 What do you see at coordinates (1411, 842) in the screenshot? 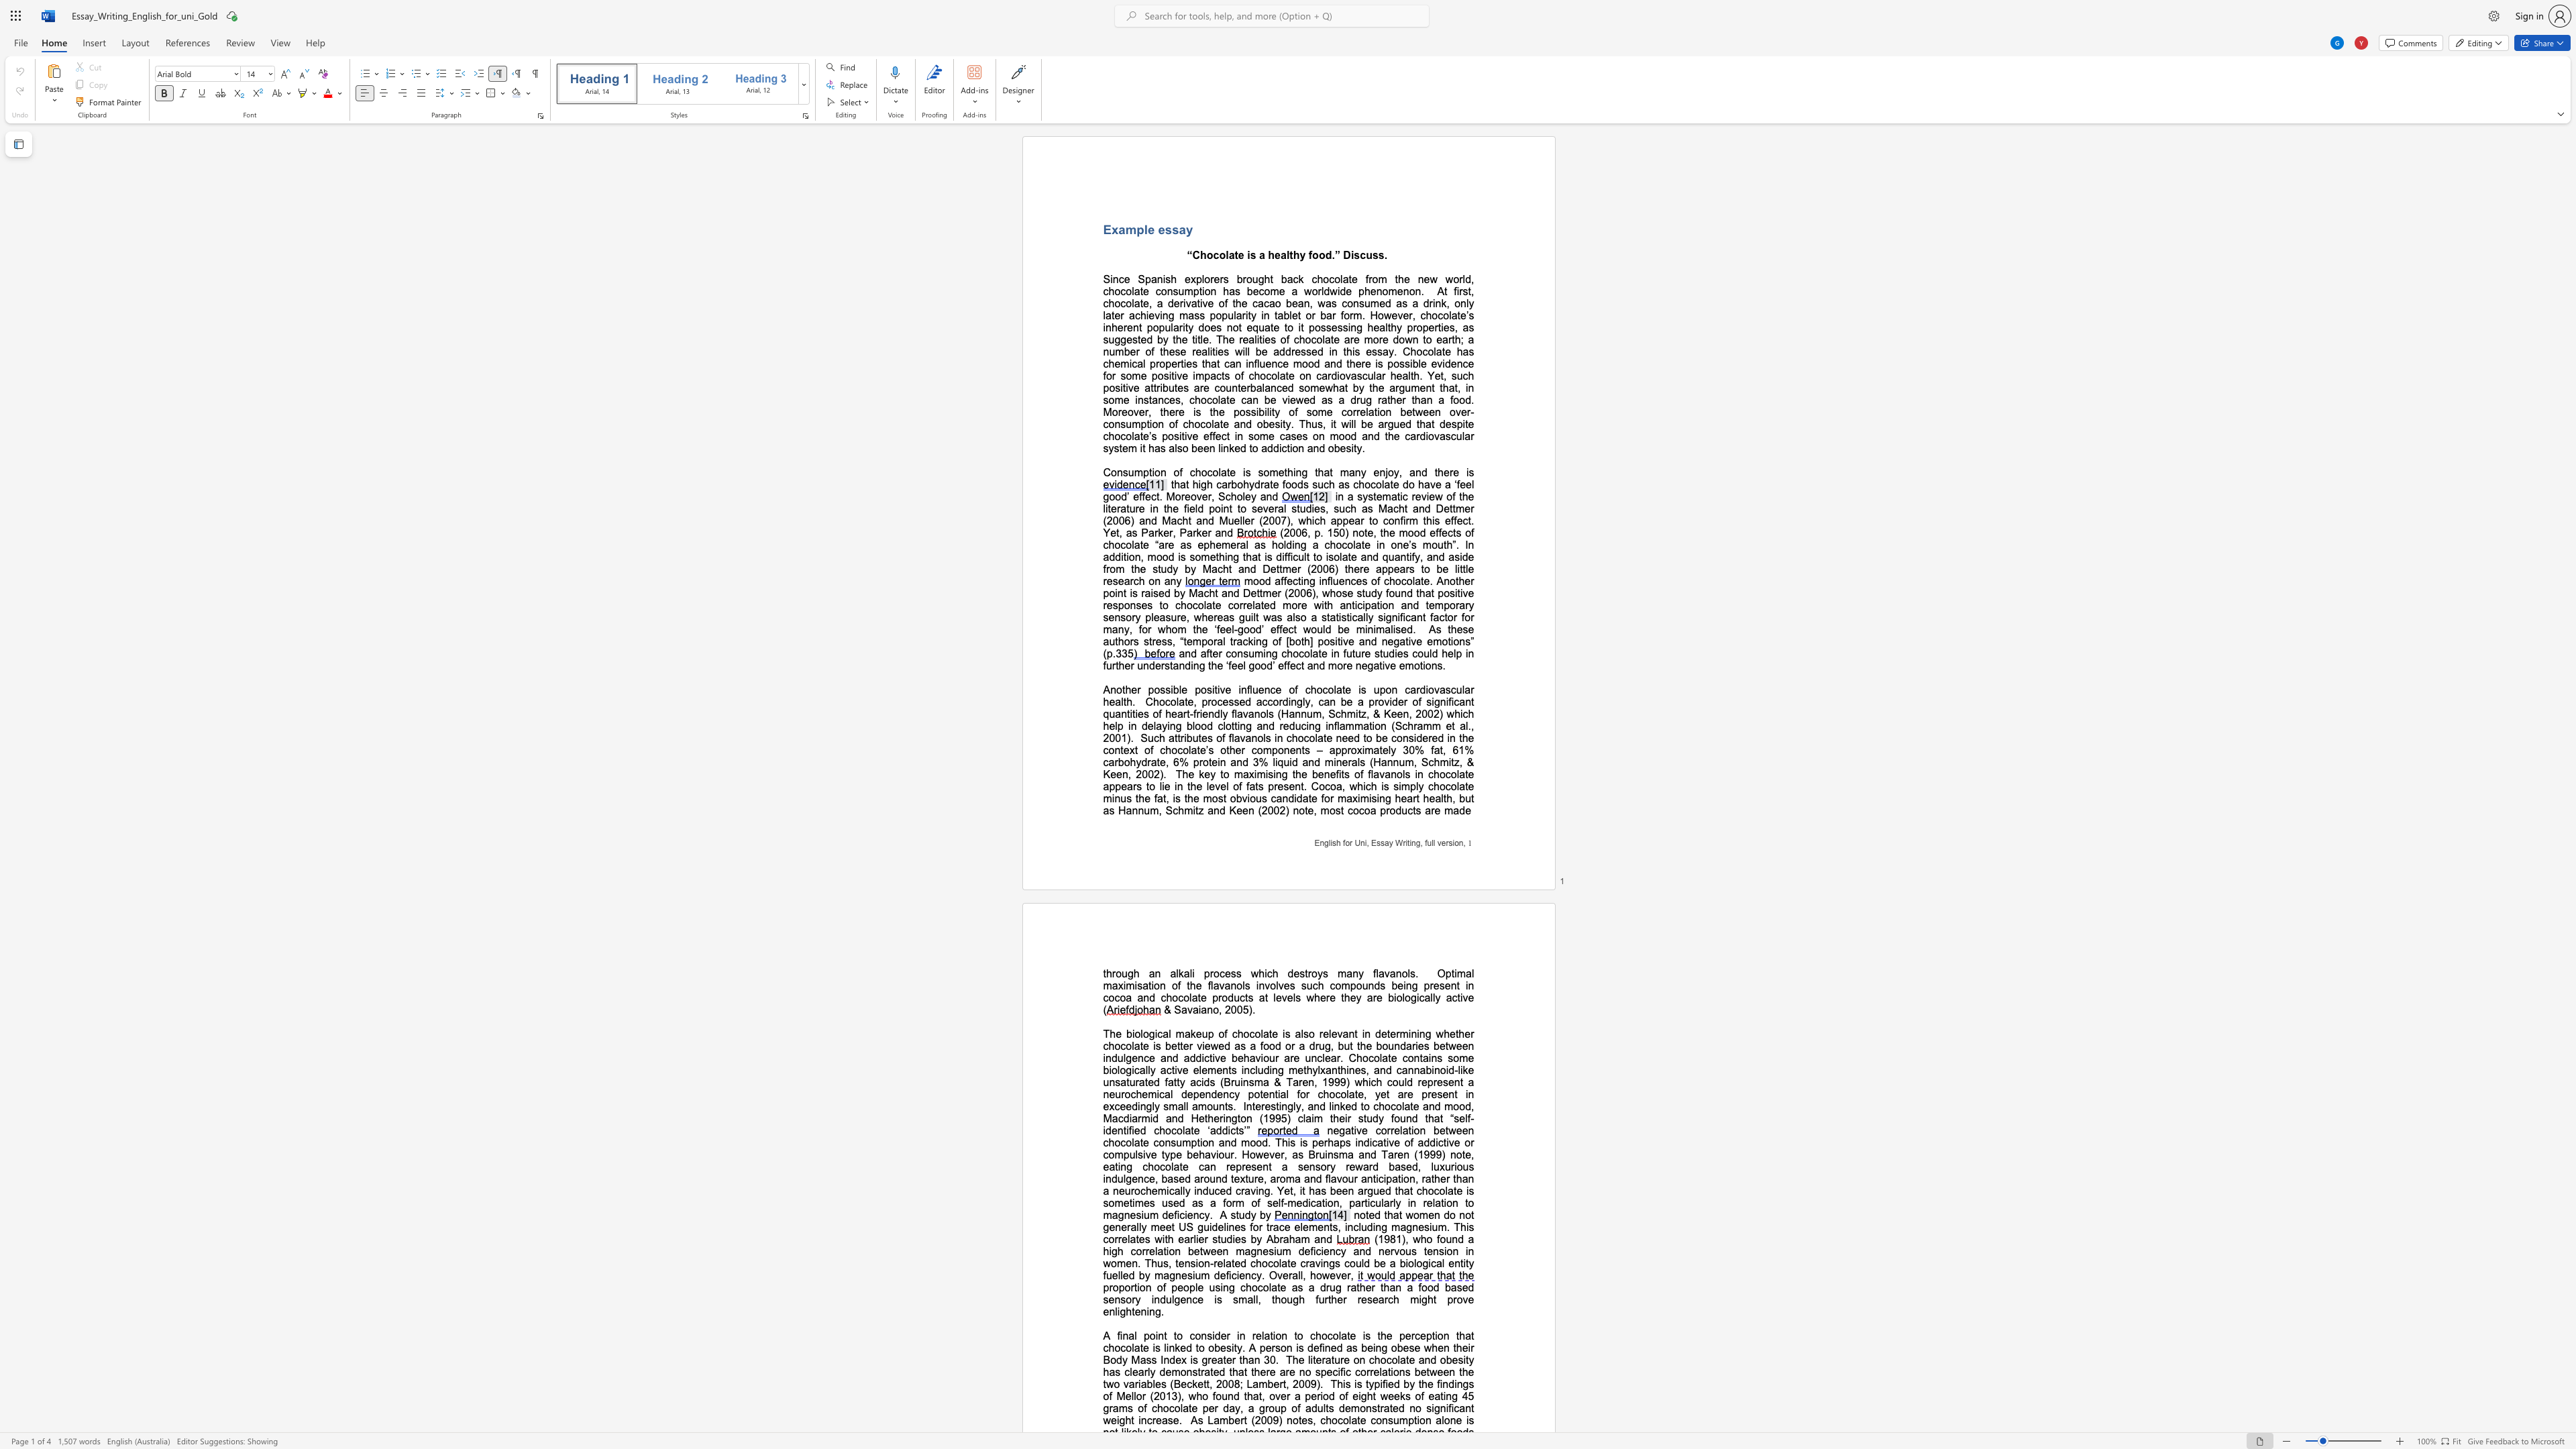
I see `the subset text "ng, full versi" within the text "English for Uni, Essay Writing, full version,"` at bounding box center [1411, 842].